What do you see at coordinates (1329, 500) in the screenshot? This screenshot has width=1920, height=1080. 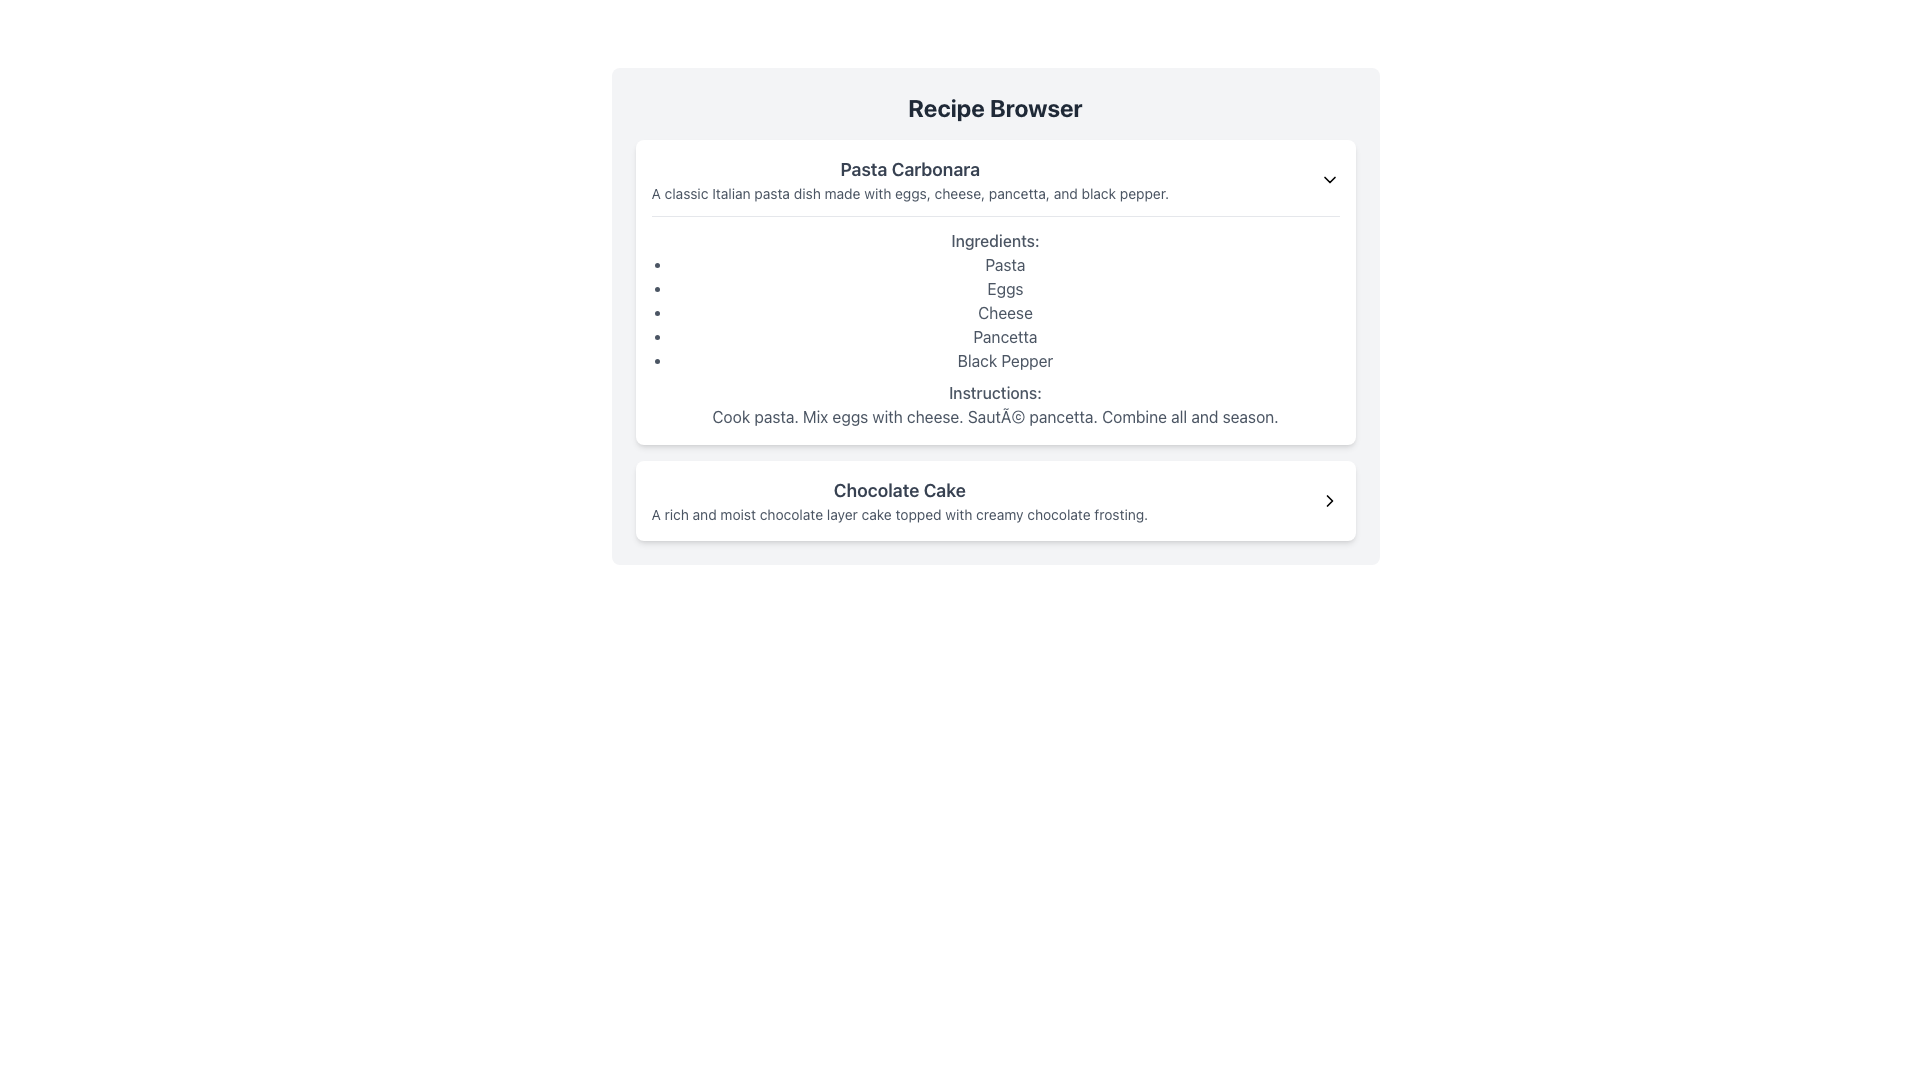 I see `the Chevron arrow icon pointing to the right, located at the far right of the 'Chocolate Cake' card` at bounding box center [1329, 500].